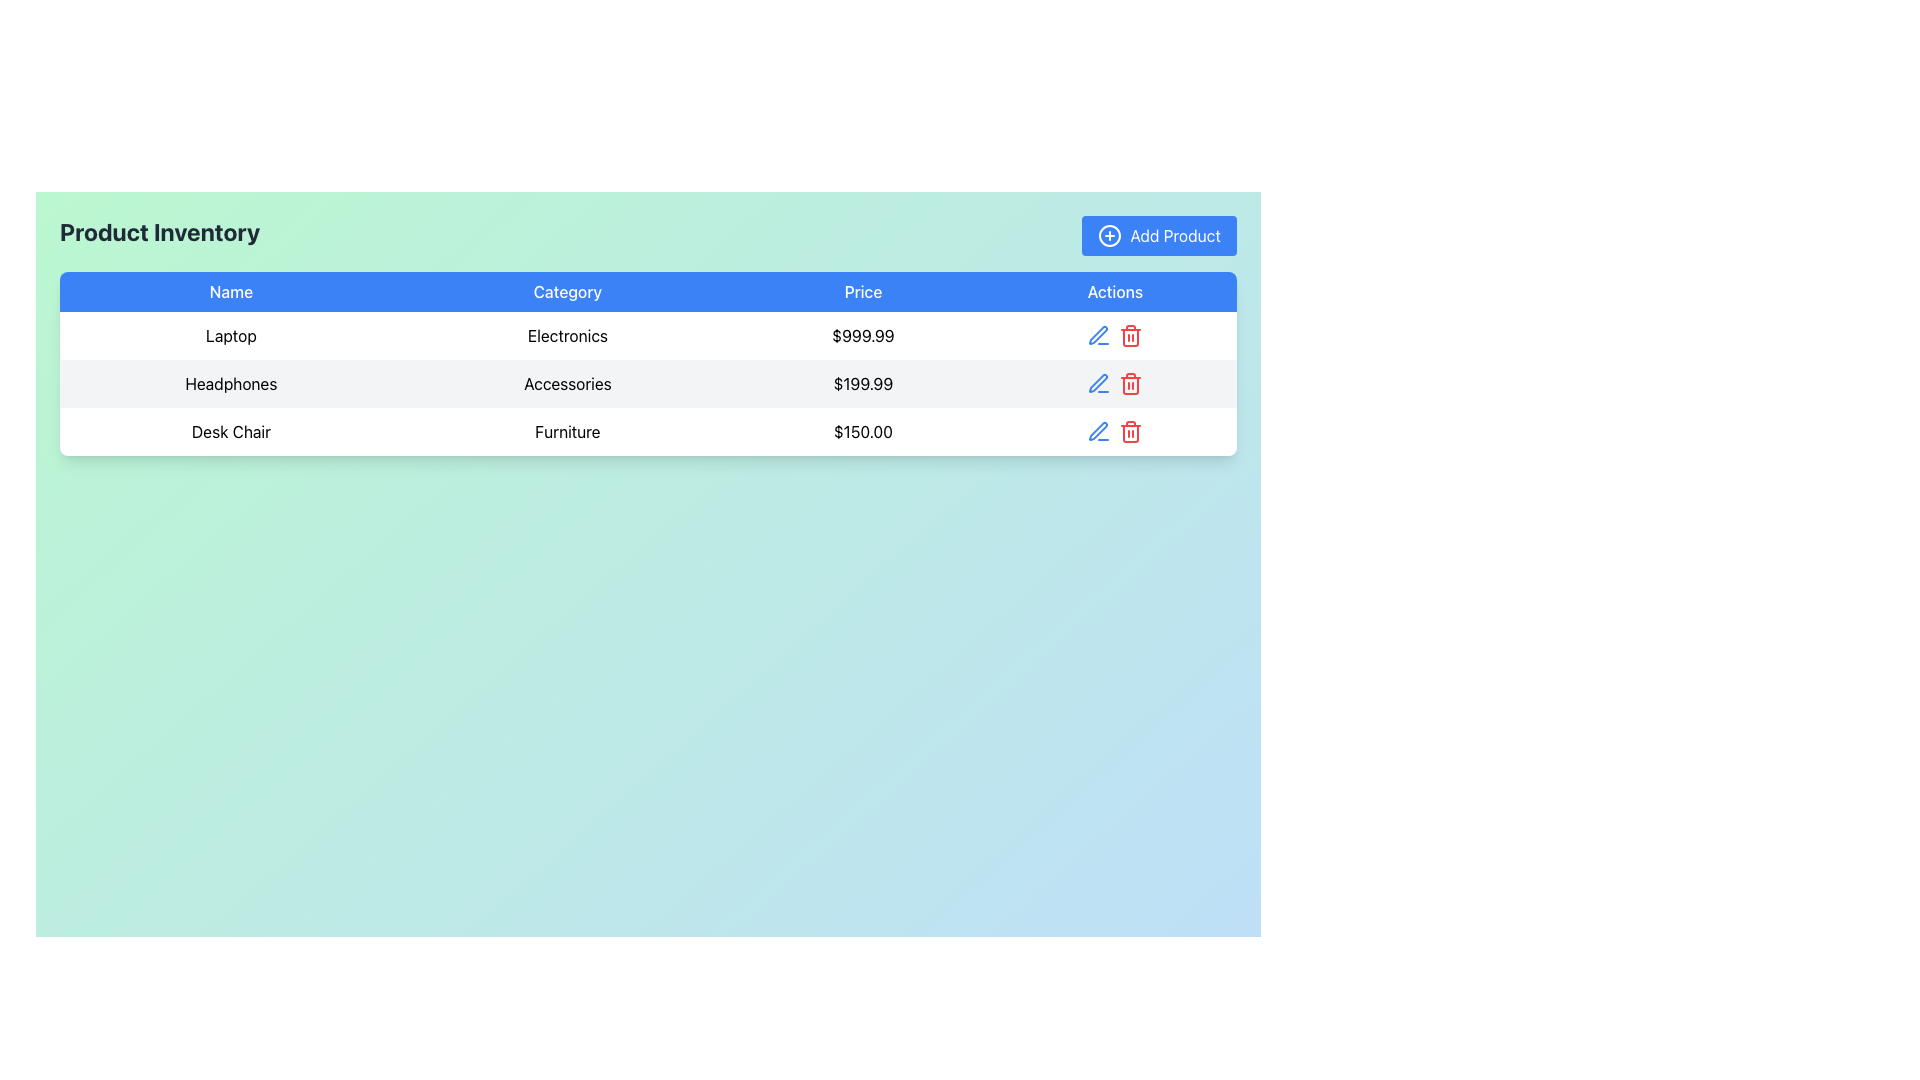 This screenshot has height=1080, width=1920. I want to click on the edit icon located in the 'Actions' column of the first row of the table, positioned to the right of the 'Price' column, so click(1114, 334).